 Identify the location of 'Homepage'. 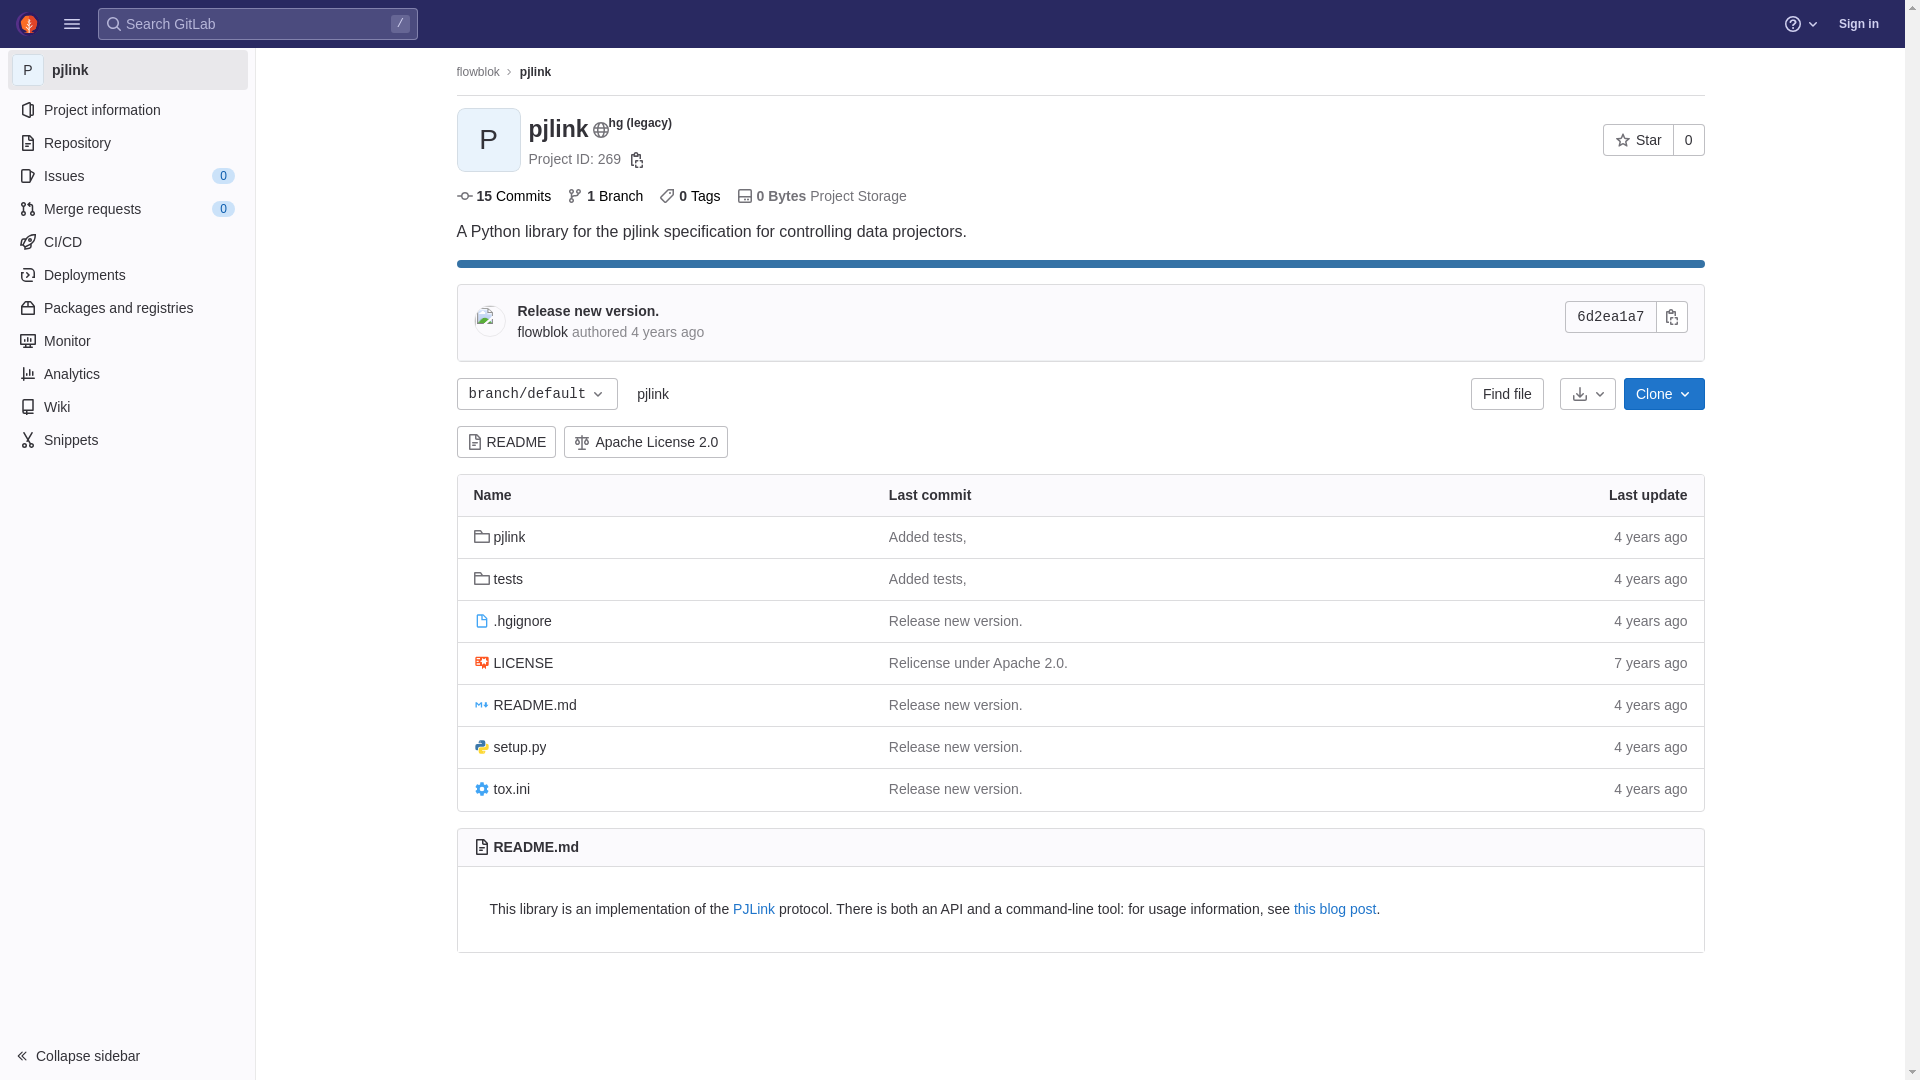
(28, 23).